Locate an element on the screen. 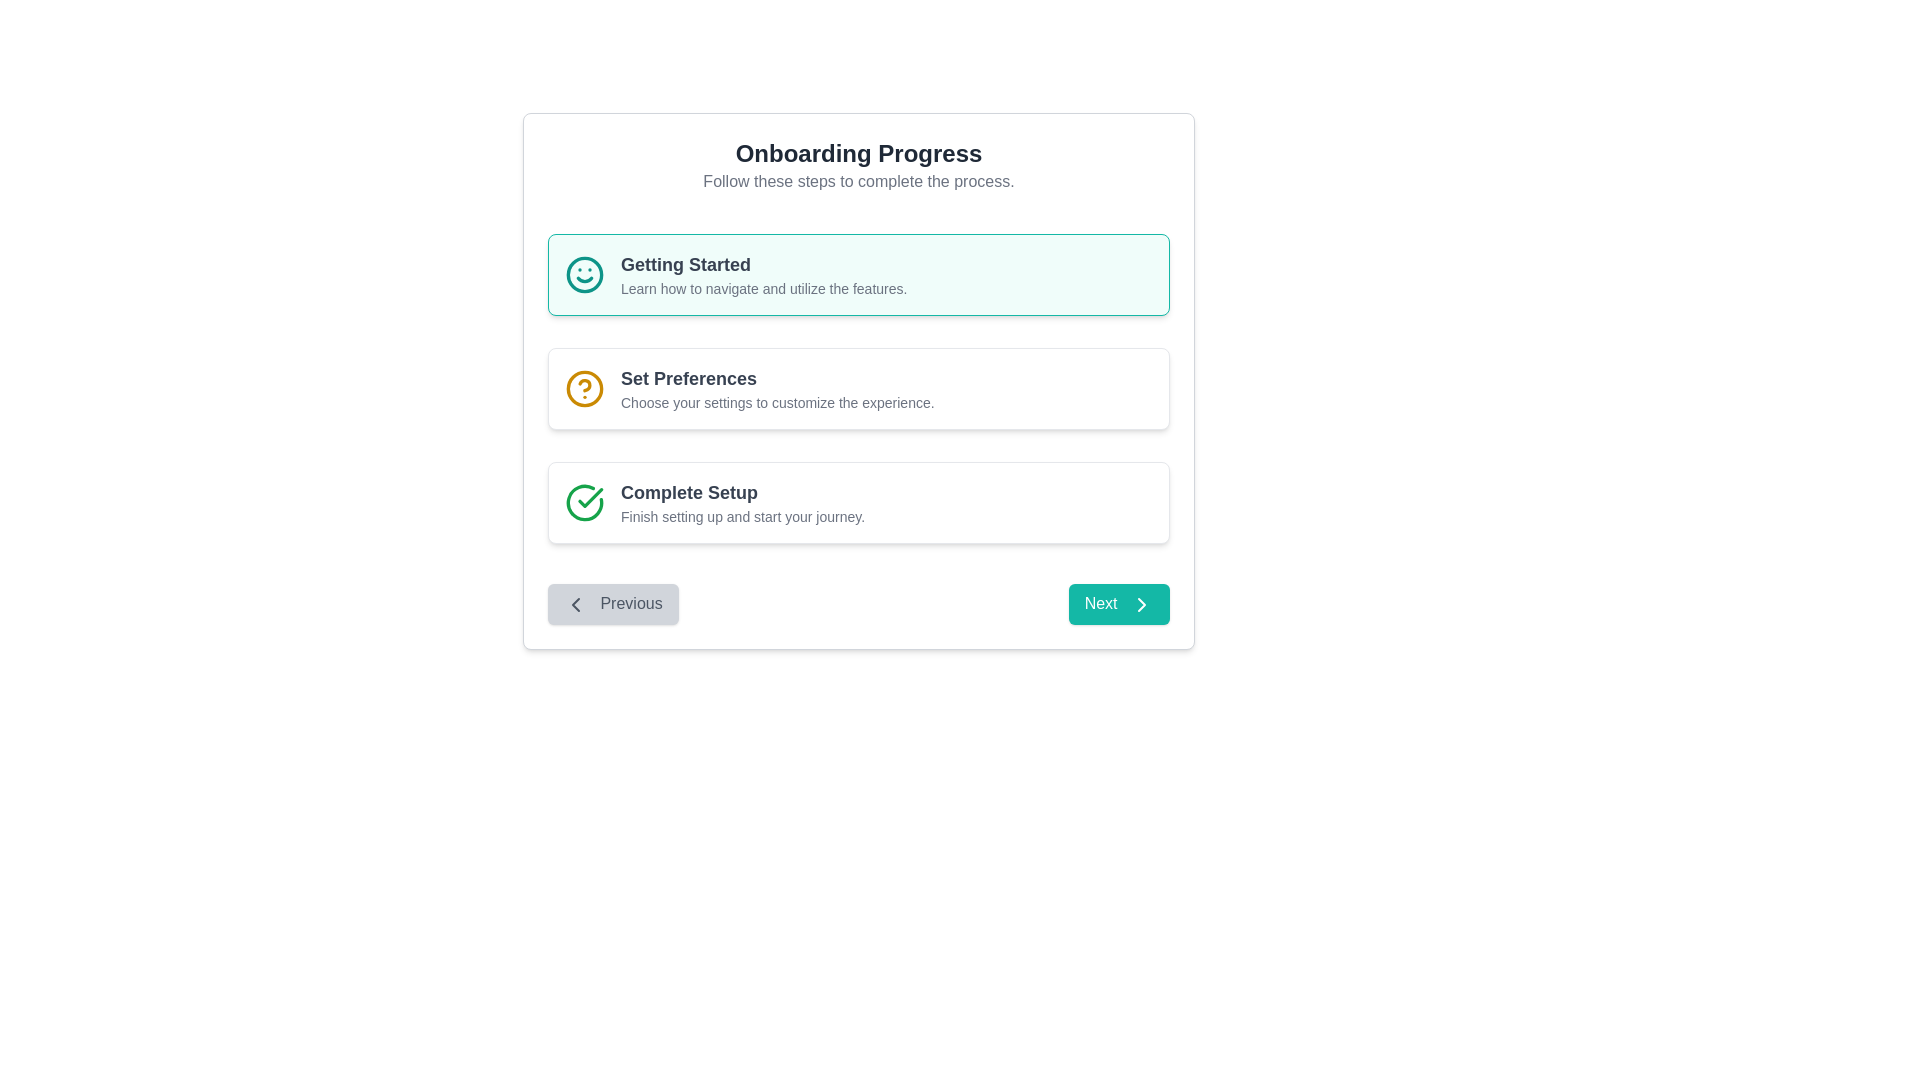 The height and width of the screenshot is (1080, 1920). title and description text block labeled 'Getting Started' which provides guidance for navigation and feature utilization is located at coordinates (763, 274).